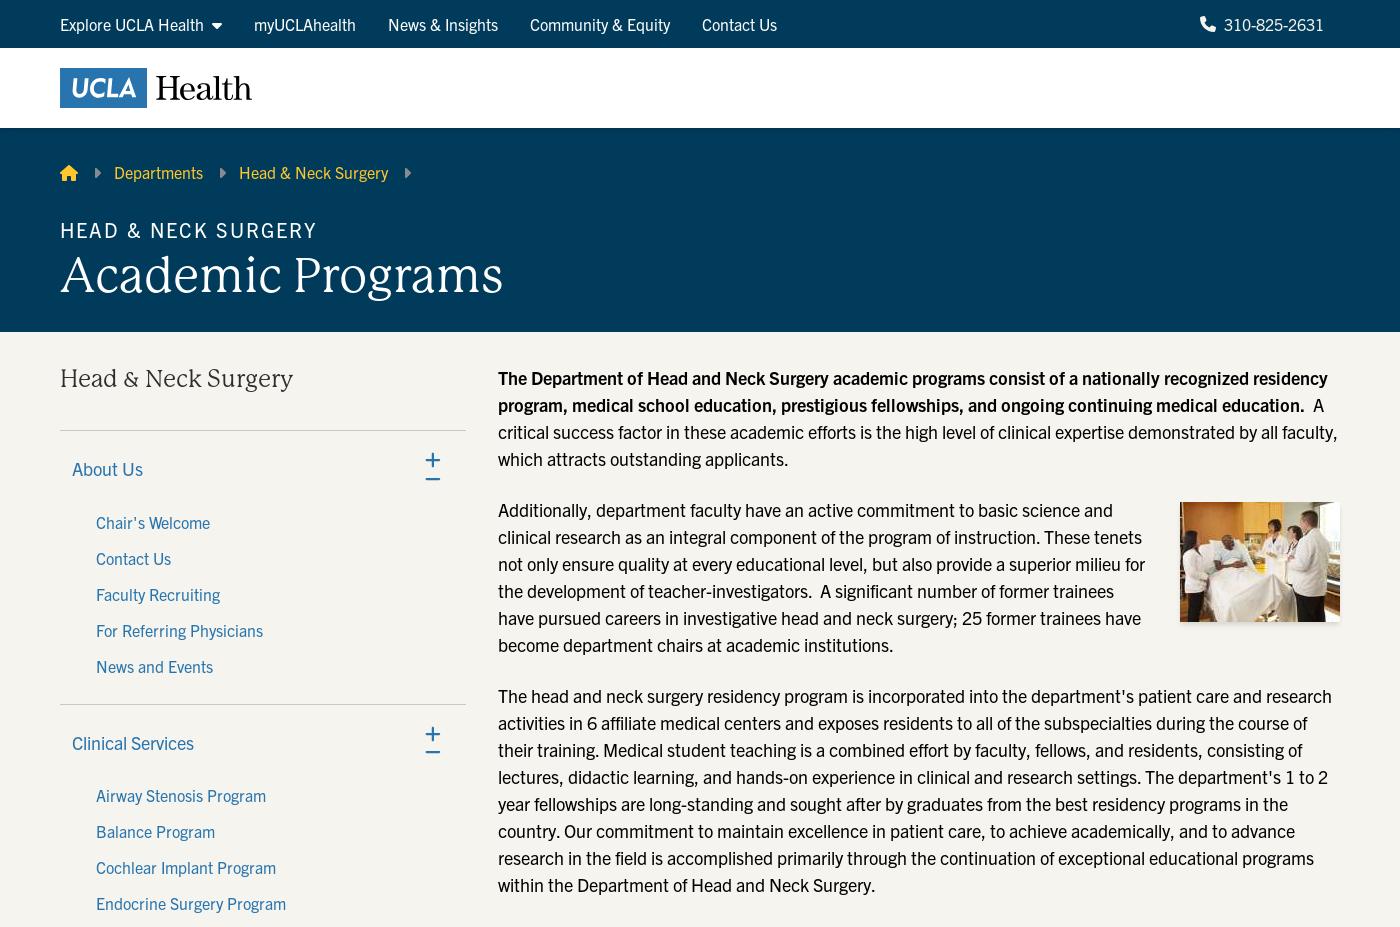 This screenshot has height=927, width=1400. Describe the element at coordinates (917, 430) in the screenshot. I see `'A critical success factor in these academic efforts is the high level of clinical expertise demonstrated by all faculty, which attracts outstanding applicants.'` at that location.